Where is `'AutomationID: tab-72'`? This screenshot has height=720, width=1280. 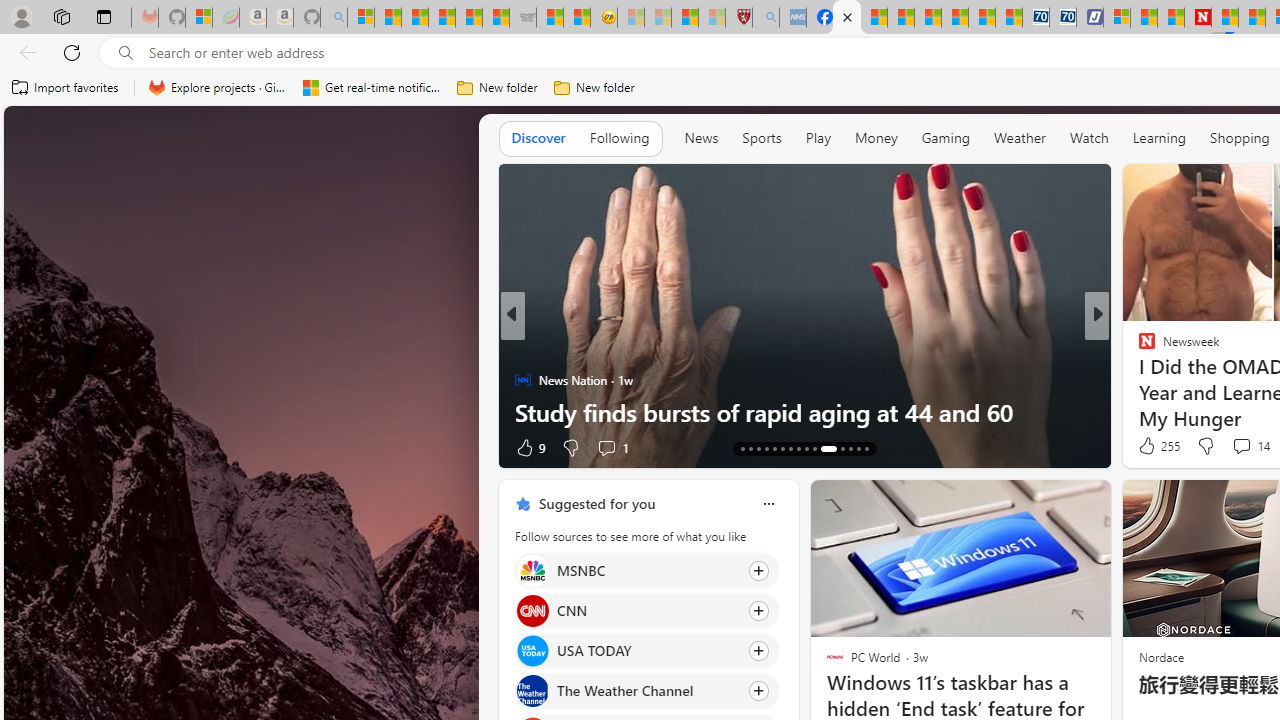 'AutomationID: tab-72' is located at coordinates (789, 447).